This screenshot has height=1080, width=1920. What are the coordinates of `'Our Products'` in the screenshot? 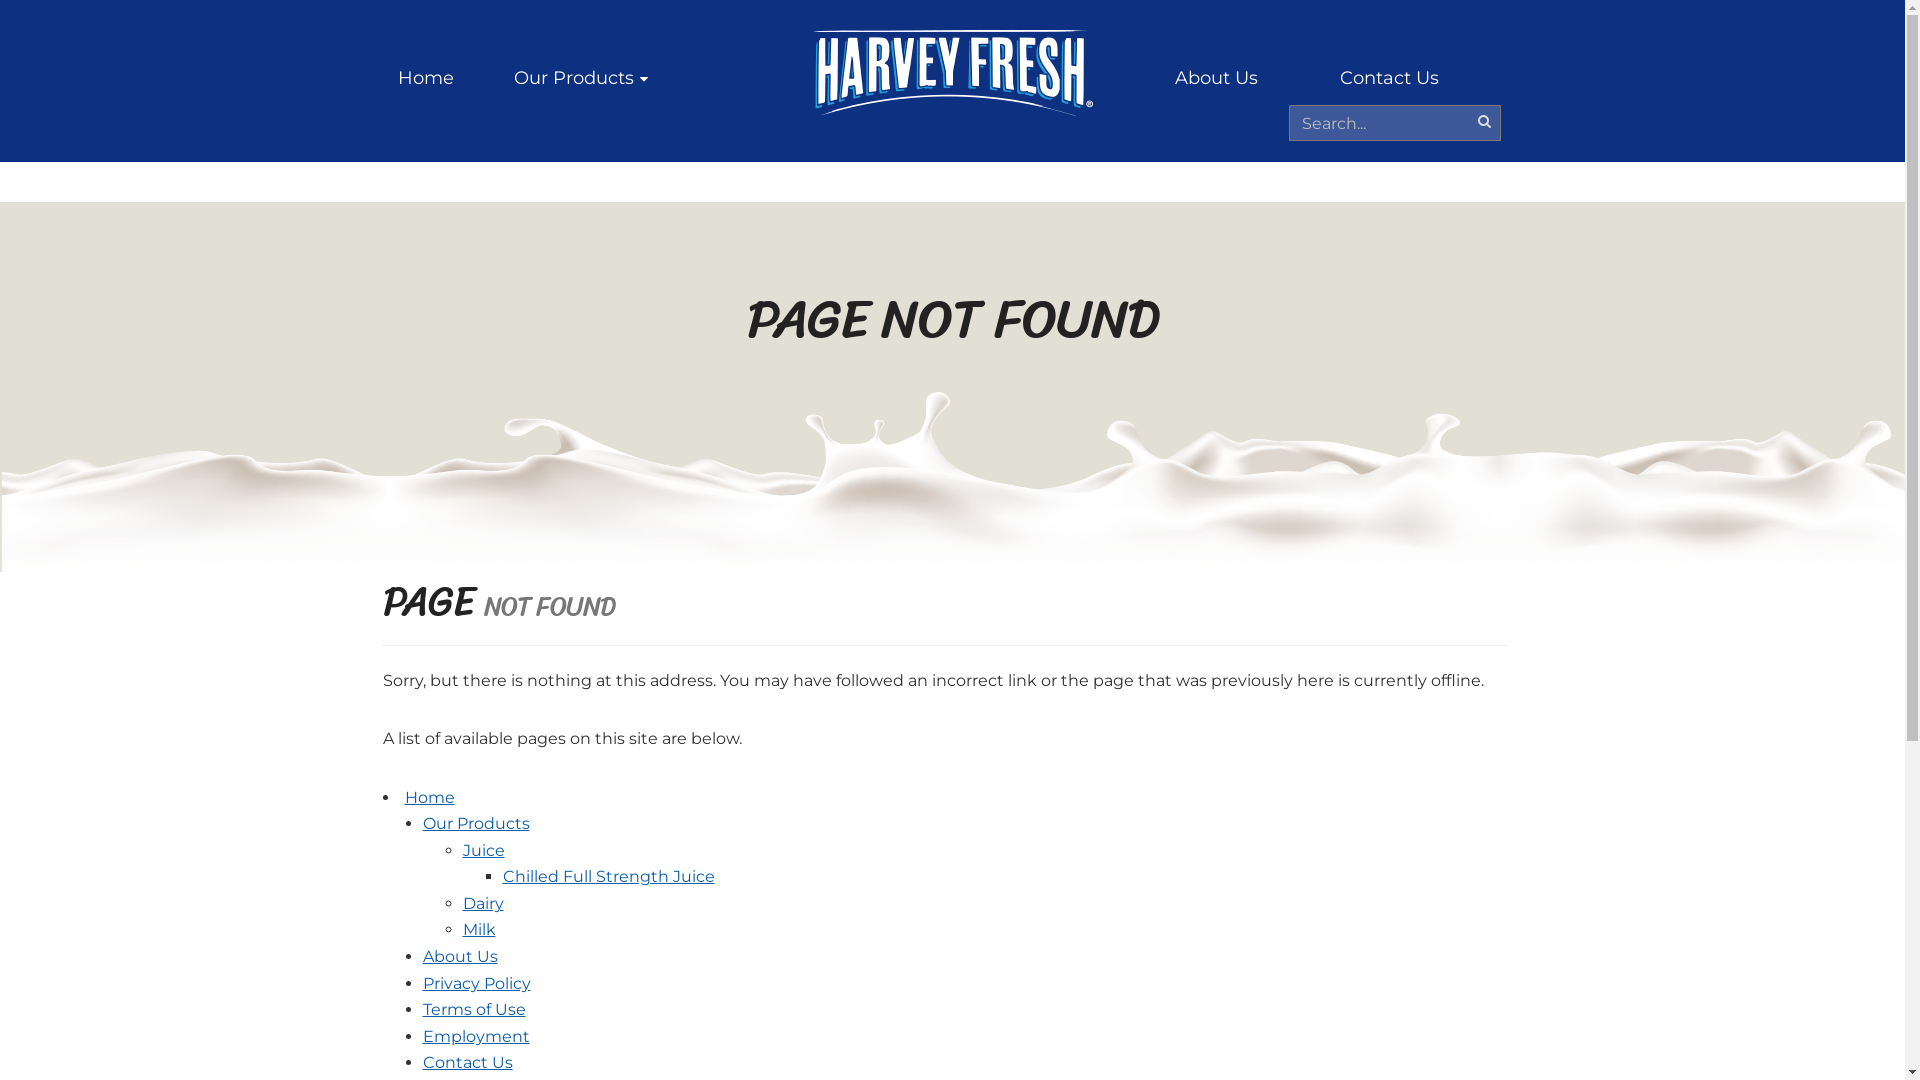 It's located at (474, 823).